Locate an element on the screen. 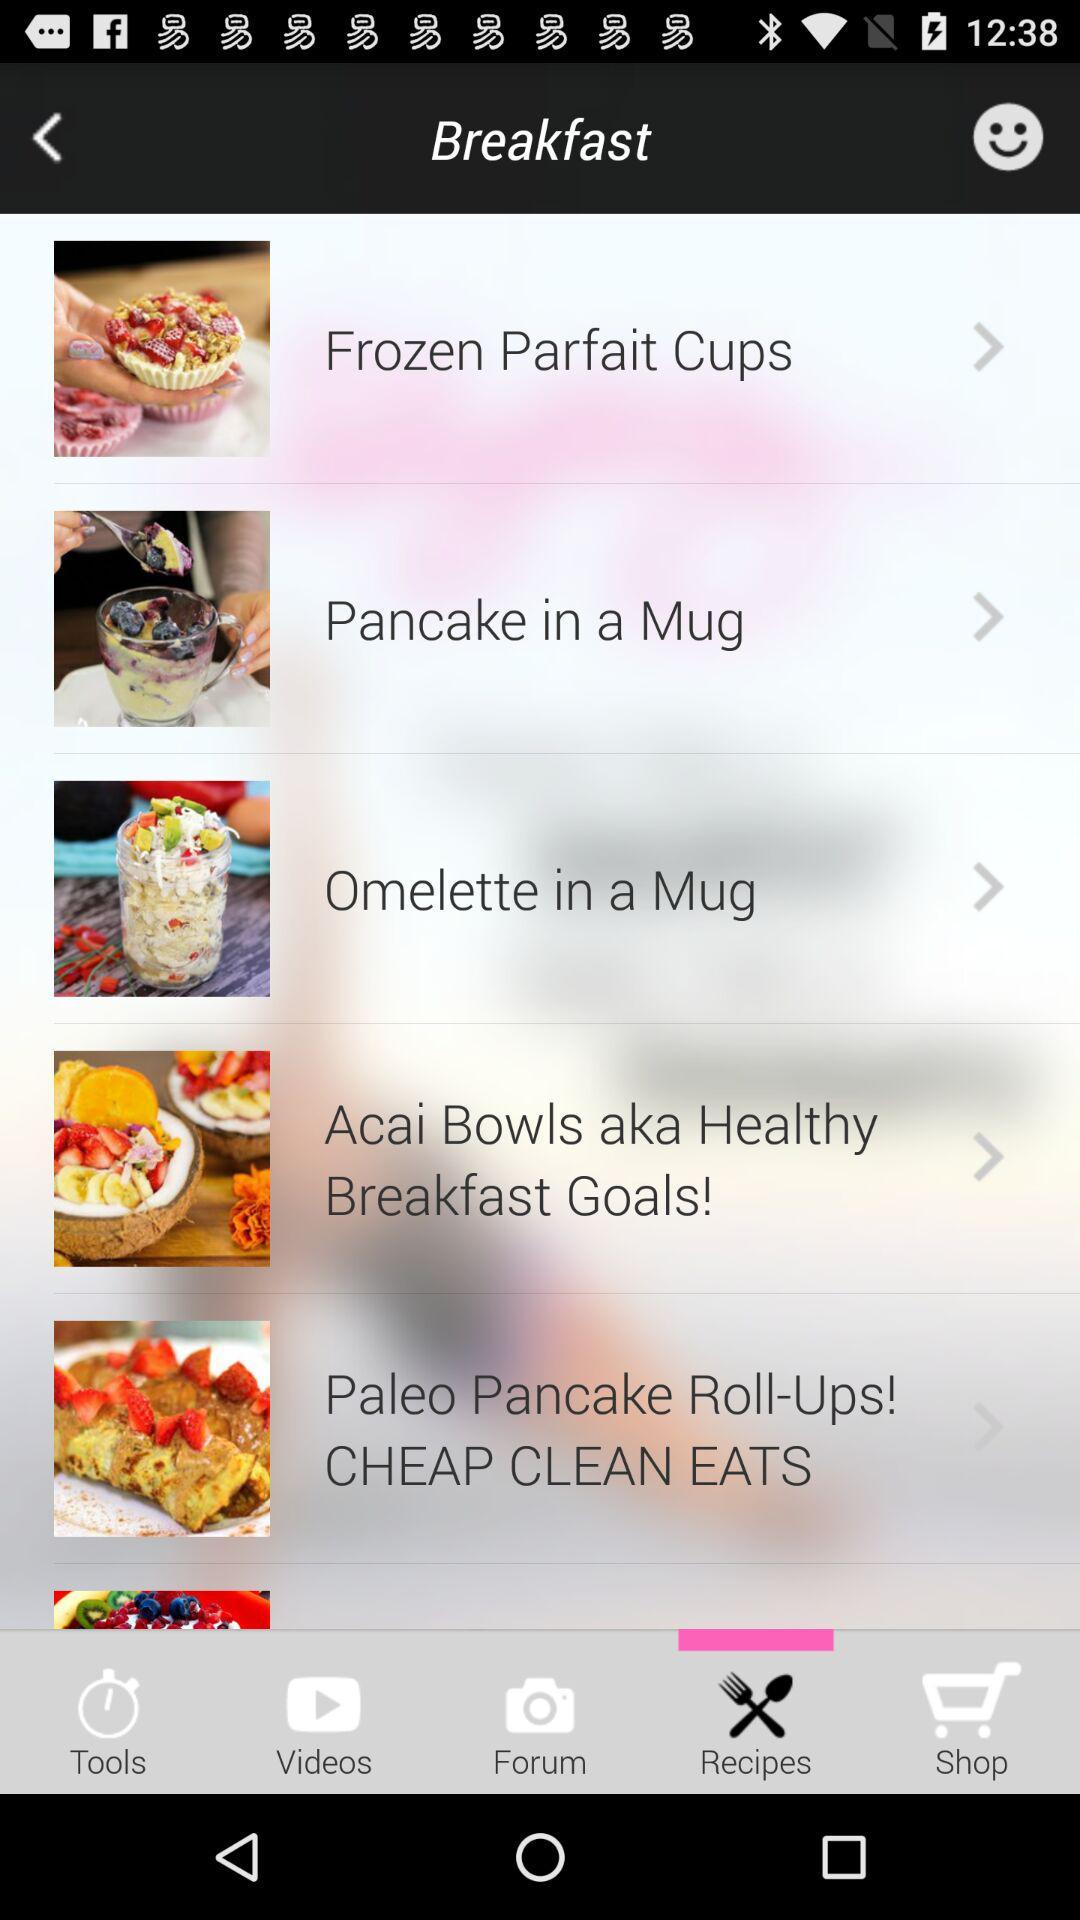 Image resolution: width=1080 pixels, height=1920 pixels. the paleo pancake roll is located at coordinates (642, 1427).